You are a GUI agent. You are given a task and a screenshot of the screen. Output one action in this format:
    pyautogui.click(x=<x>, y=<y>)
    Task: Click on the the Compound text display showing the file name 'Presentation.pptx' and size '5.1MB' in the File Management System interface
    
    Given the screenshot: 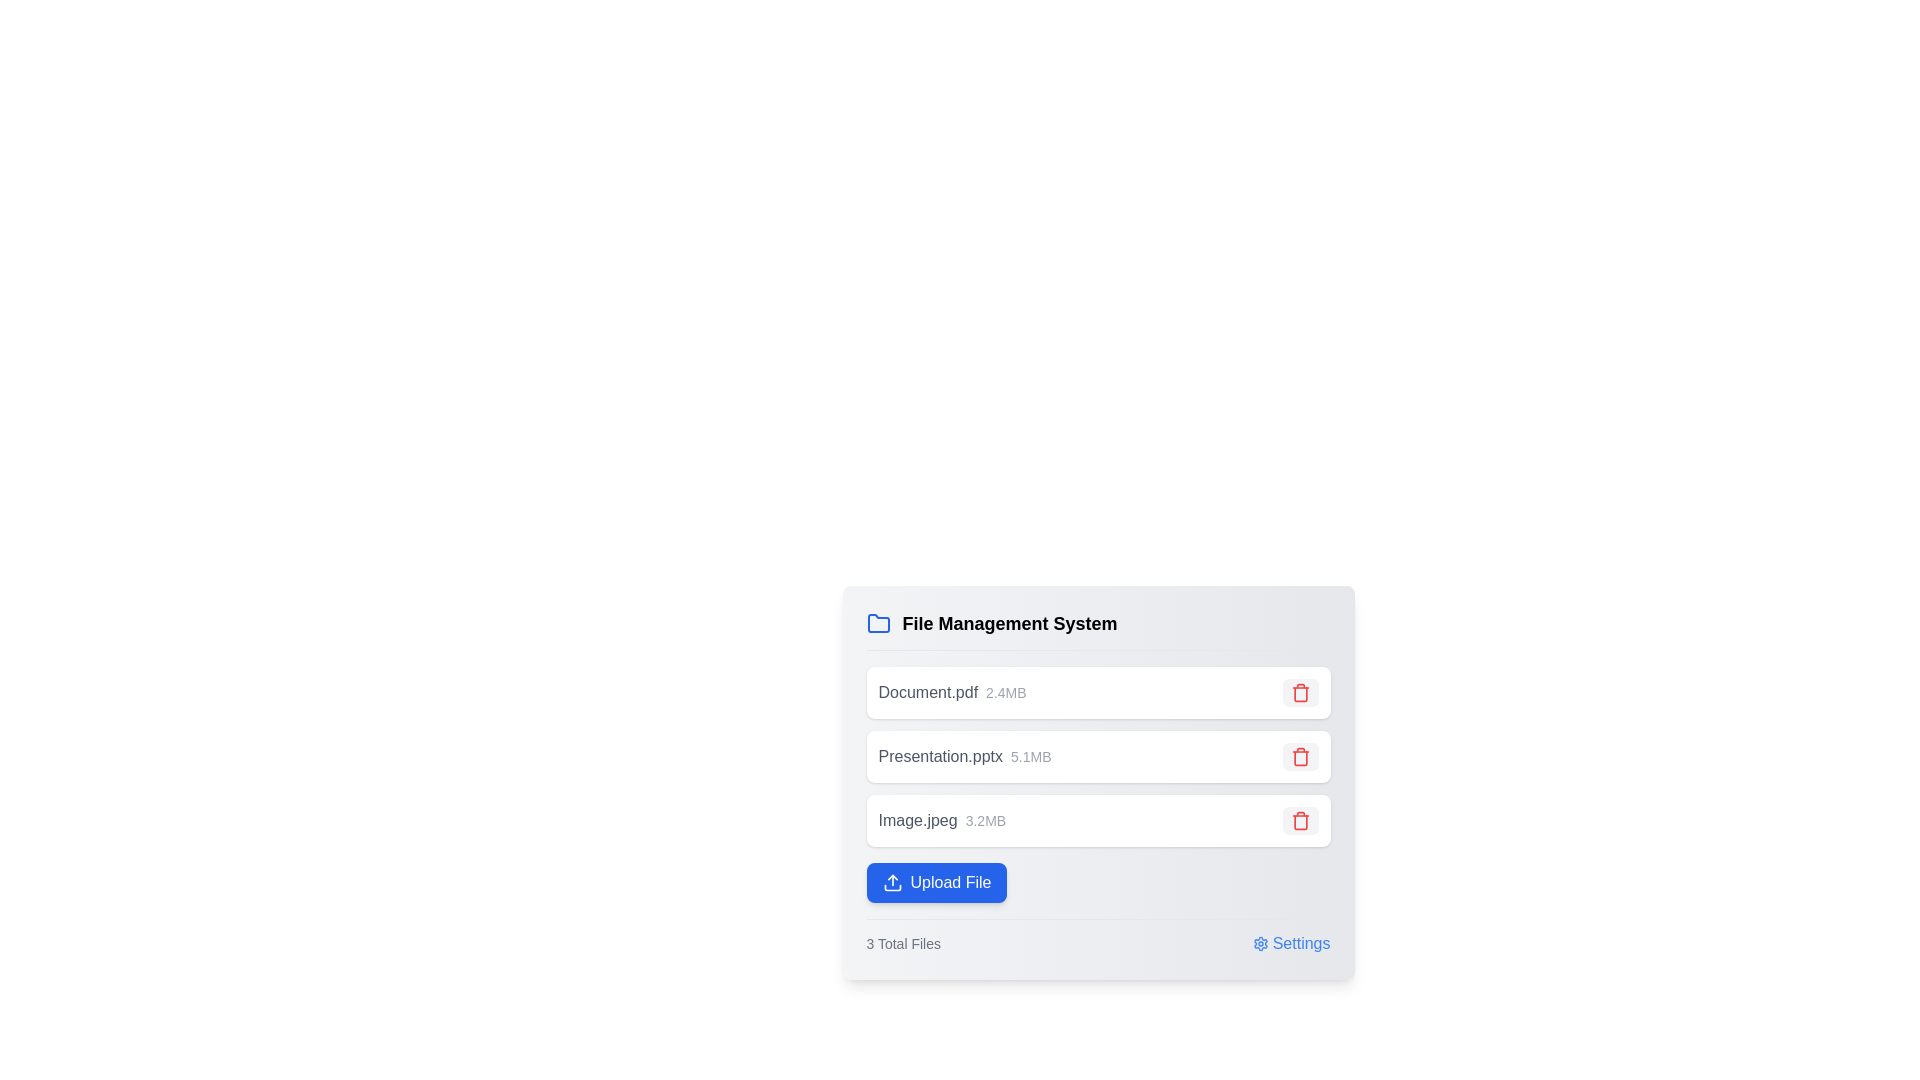 What is the action you would take?
    pyautogui.click(x=964, y=756)
    